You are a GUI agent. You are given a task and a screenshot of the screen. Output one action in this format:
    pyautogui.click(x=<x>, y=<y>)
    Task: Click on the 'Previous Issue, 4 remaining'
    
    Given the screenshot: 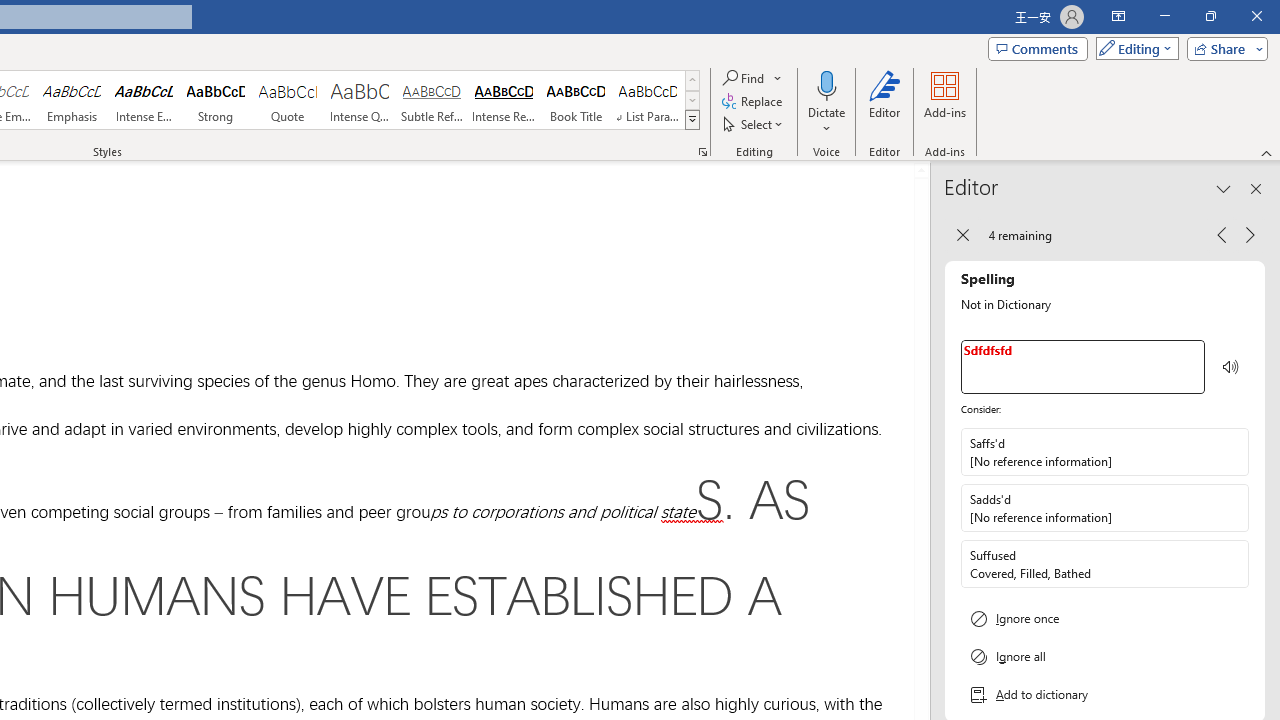 What is the action you would take?
    pyautogui.click(x=1220, y=233)
    